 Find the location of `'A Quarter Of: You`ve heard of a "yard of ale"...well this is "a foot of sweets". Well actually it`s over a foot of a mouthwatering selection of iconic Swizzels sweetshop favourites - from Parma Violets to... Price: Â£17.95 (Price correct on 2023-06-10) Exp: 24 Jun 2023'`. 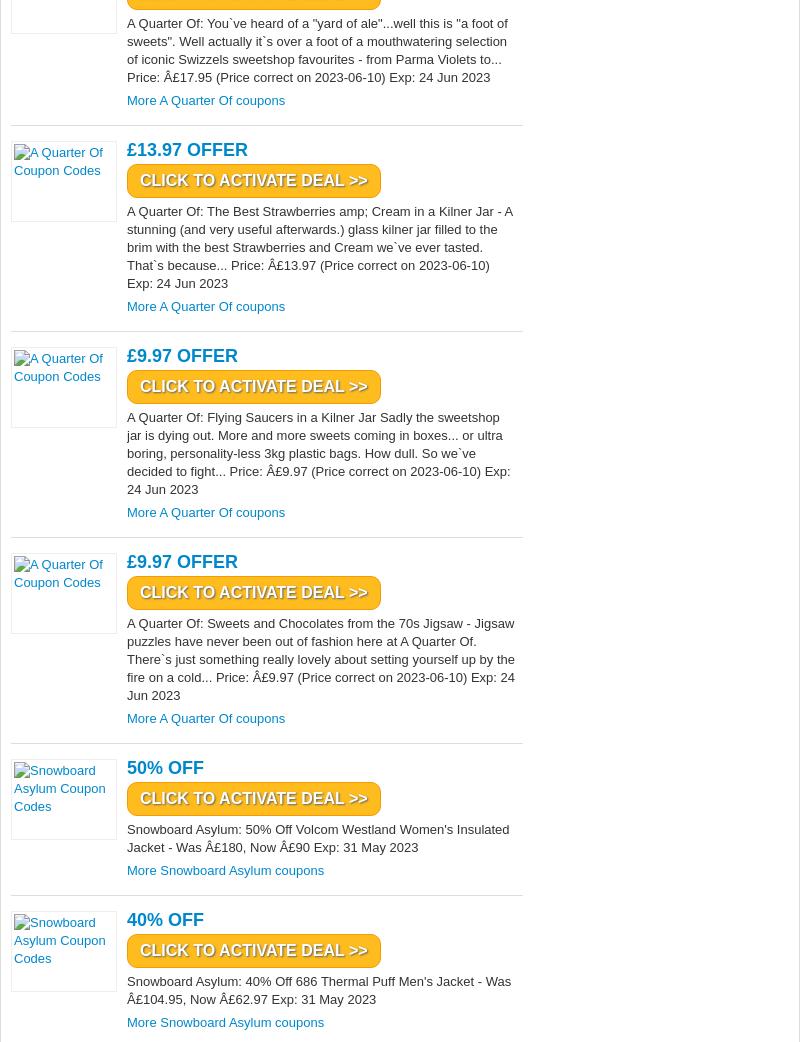

'A Quarter Of: You`ve heard of a "yard of ale"...well this is "a foot of sweets". Well actually it`s over a foot of a mouthwatering selection of iconic Swizzels sweetshop favourites - from Parma Violets to... Price: Â£17.95 (Price correct on 2023-06-10) Exp: 24 Jun 2023' is located at coordinates (315, 49).